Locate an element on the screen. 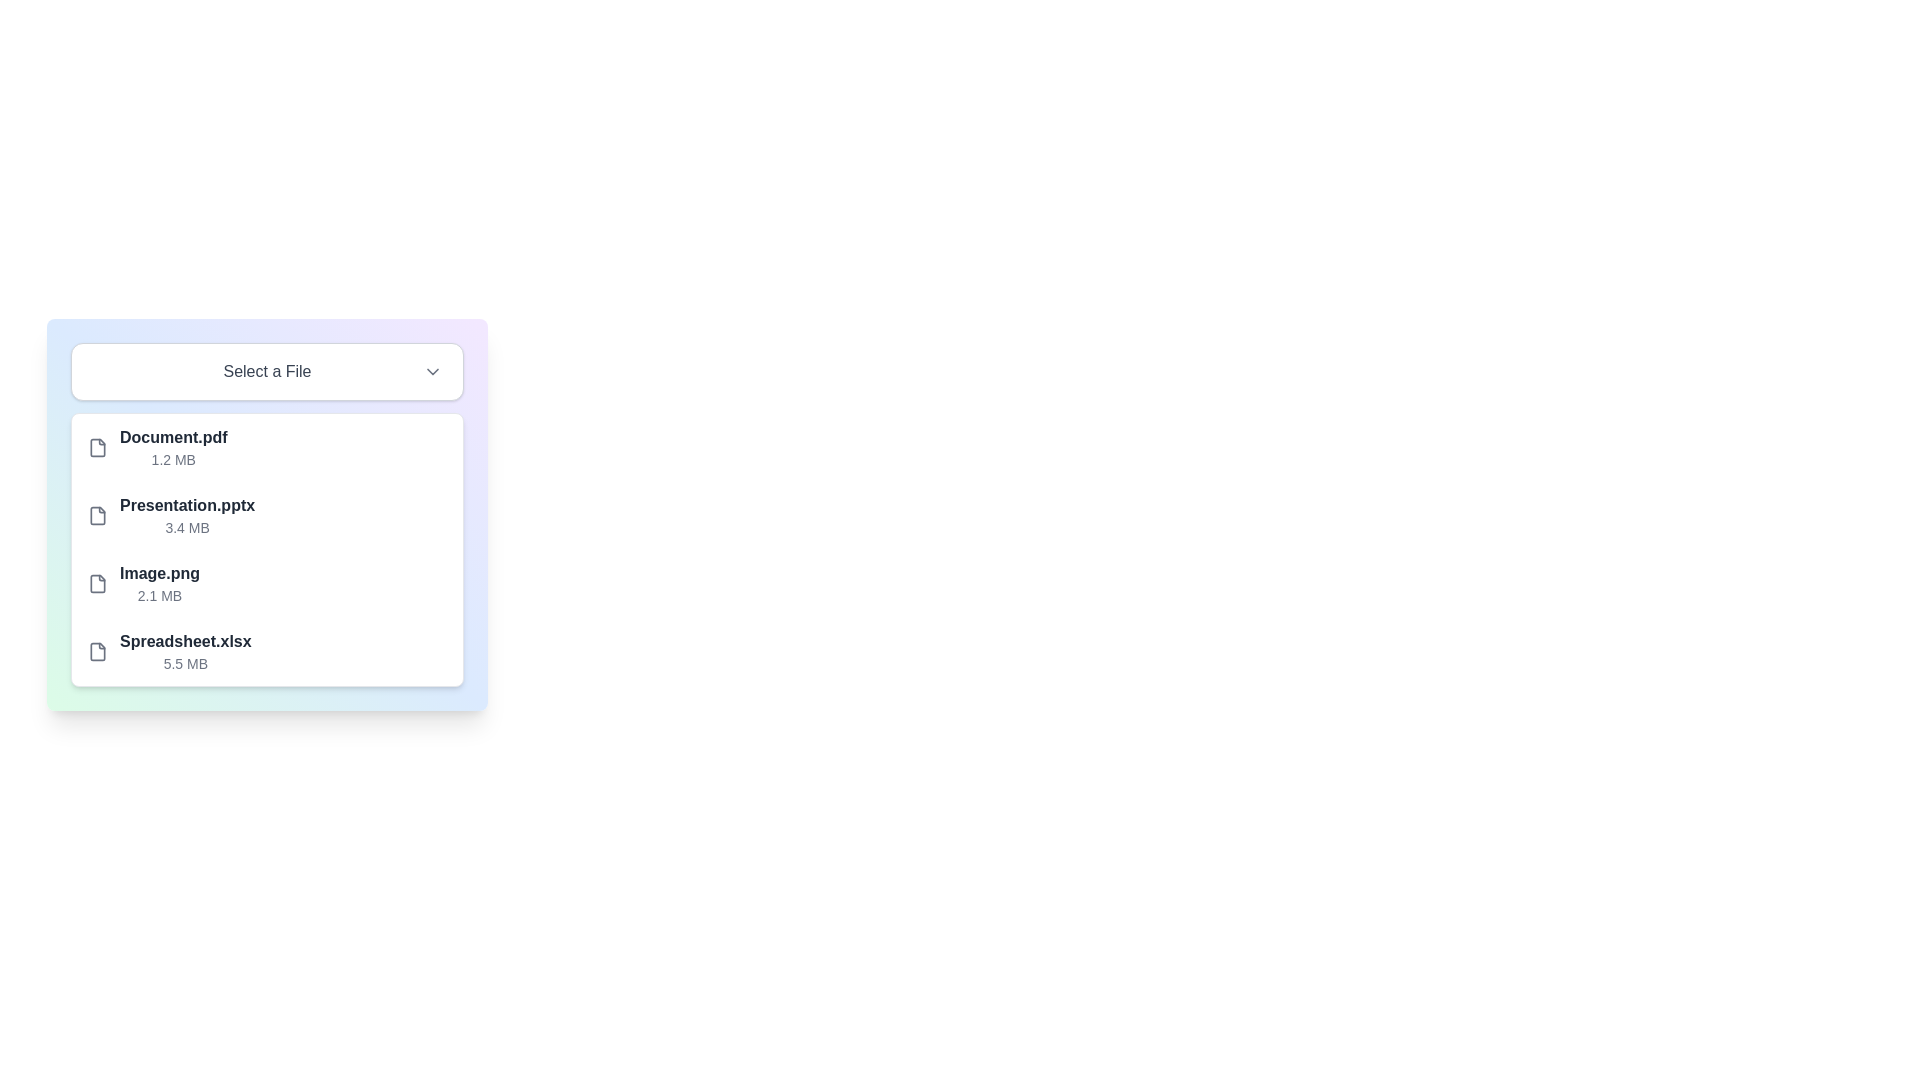 This screenshot has height=1080, width=1920. the non-interactive text label that provides size information for the file named 'Presentation.pptx', positioned below the title text in the file listing is located at coordinates (187, 527).